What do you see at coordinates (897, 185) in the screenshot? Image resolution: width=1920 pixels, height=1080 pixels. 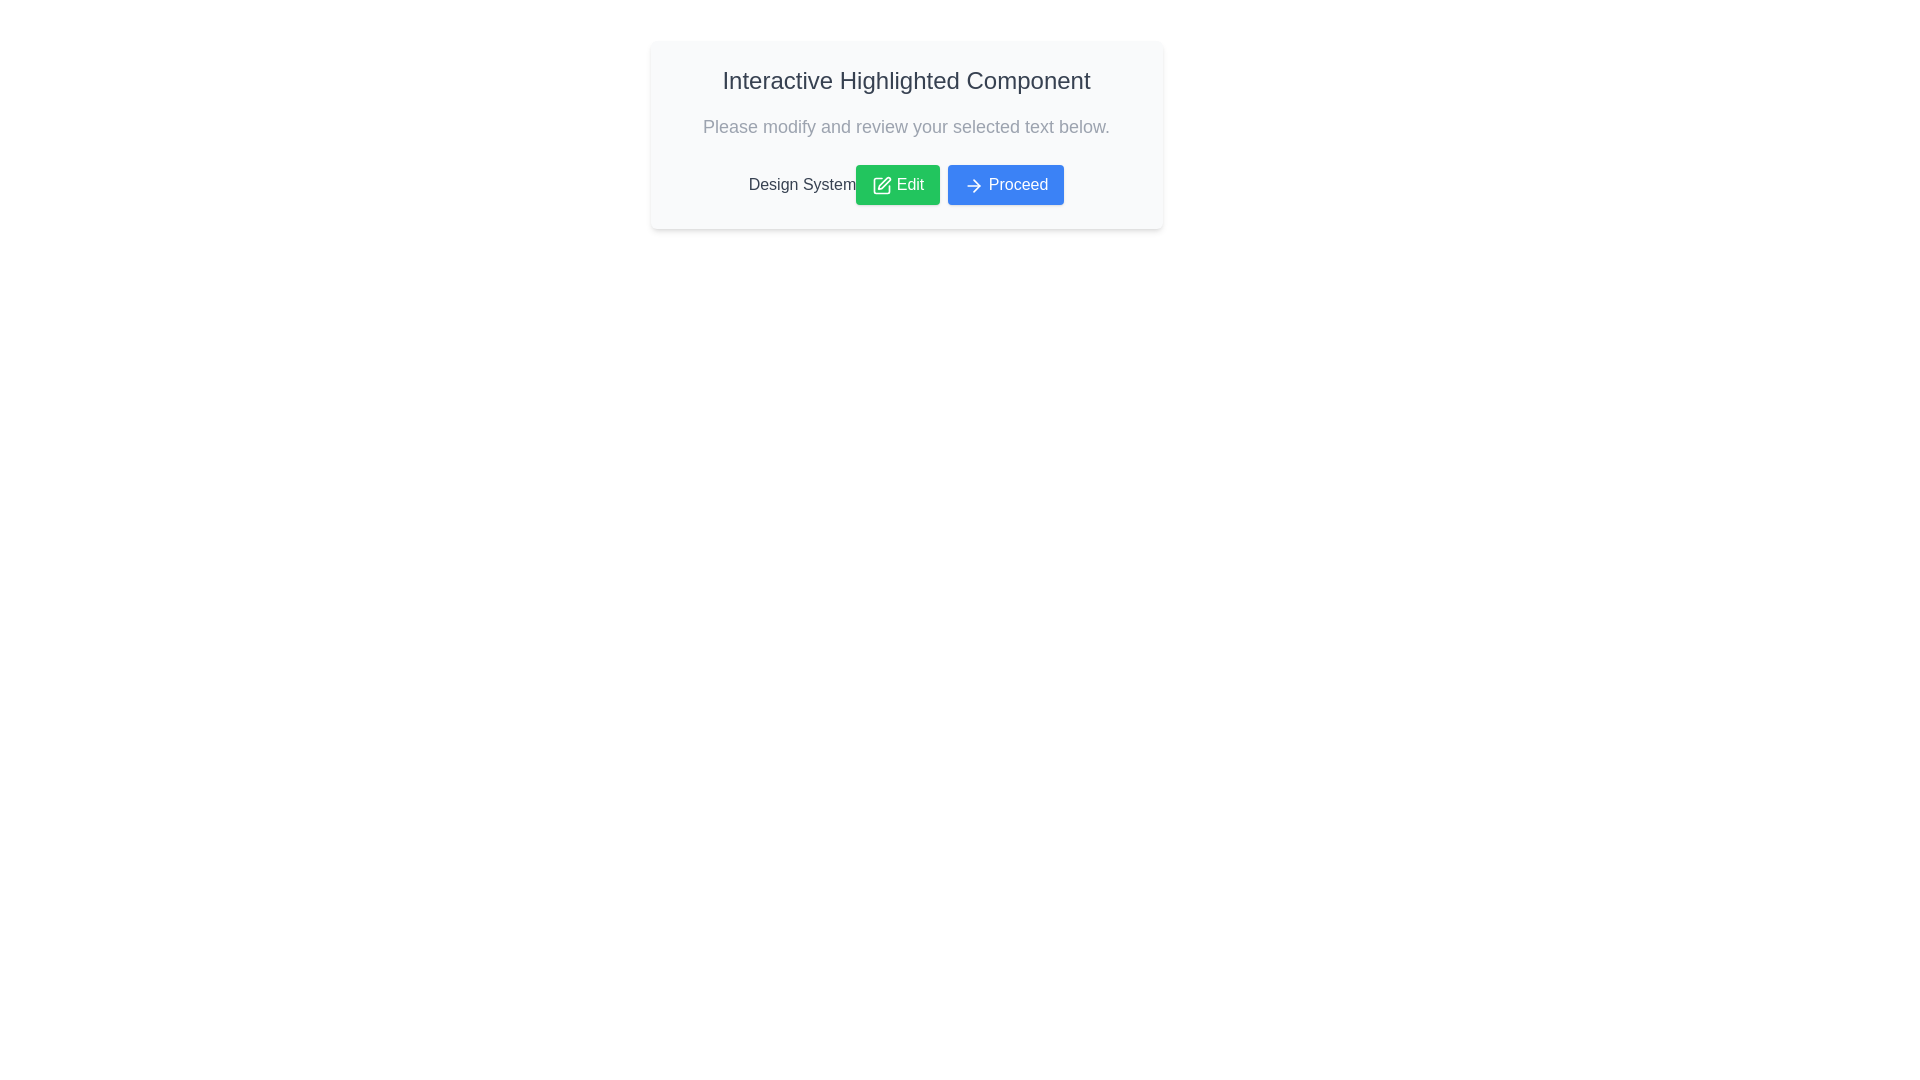 I see `the 'Edit' button, which is a bright green rectangular button with rounded corners and white text, located between the 'Design System' label and the 'Proceed' button` at bounding box center [897, 185].